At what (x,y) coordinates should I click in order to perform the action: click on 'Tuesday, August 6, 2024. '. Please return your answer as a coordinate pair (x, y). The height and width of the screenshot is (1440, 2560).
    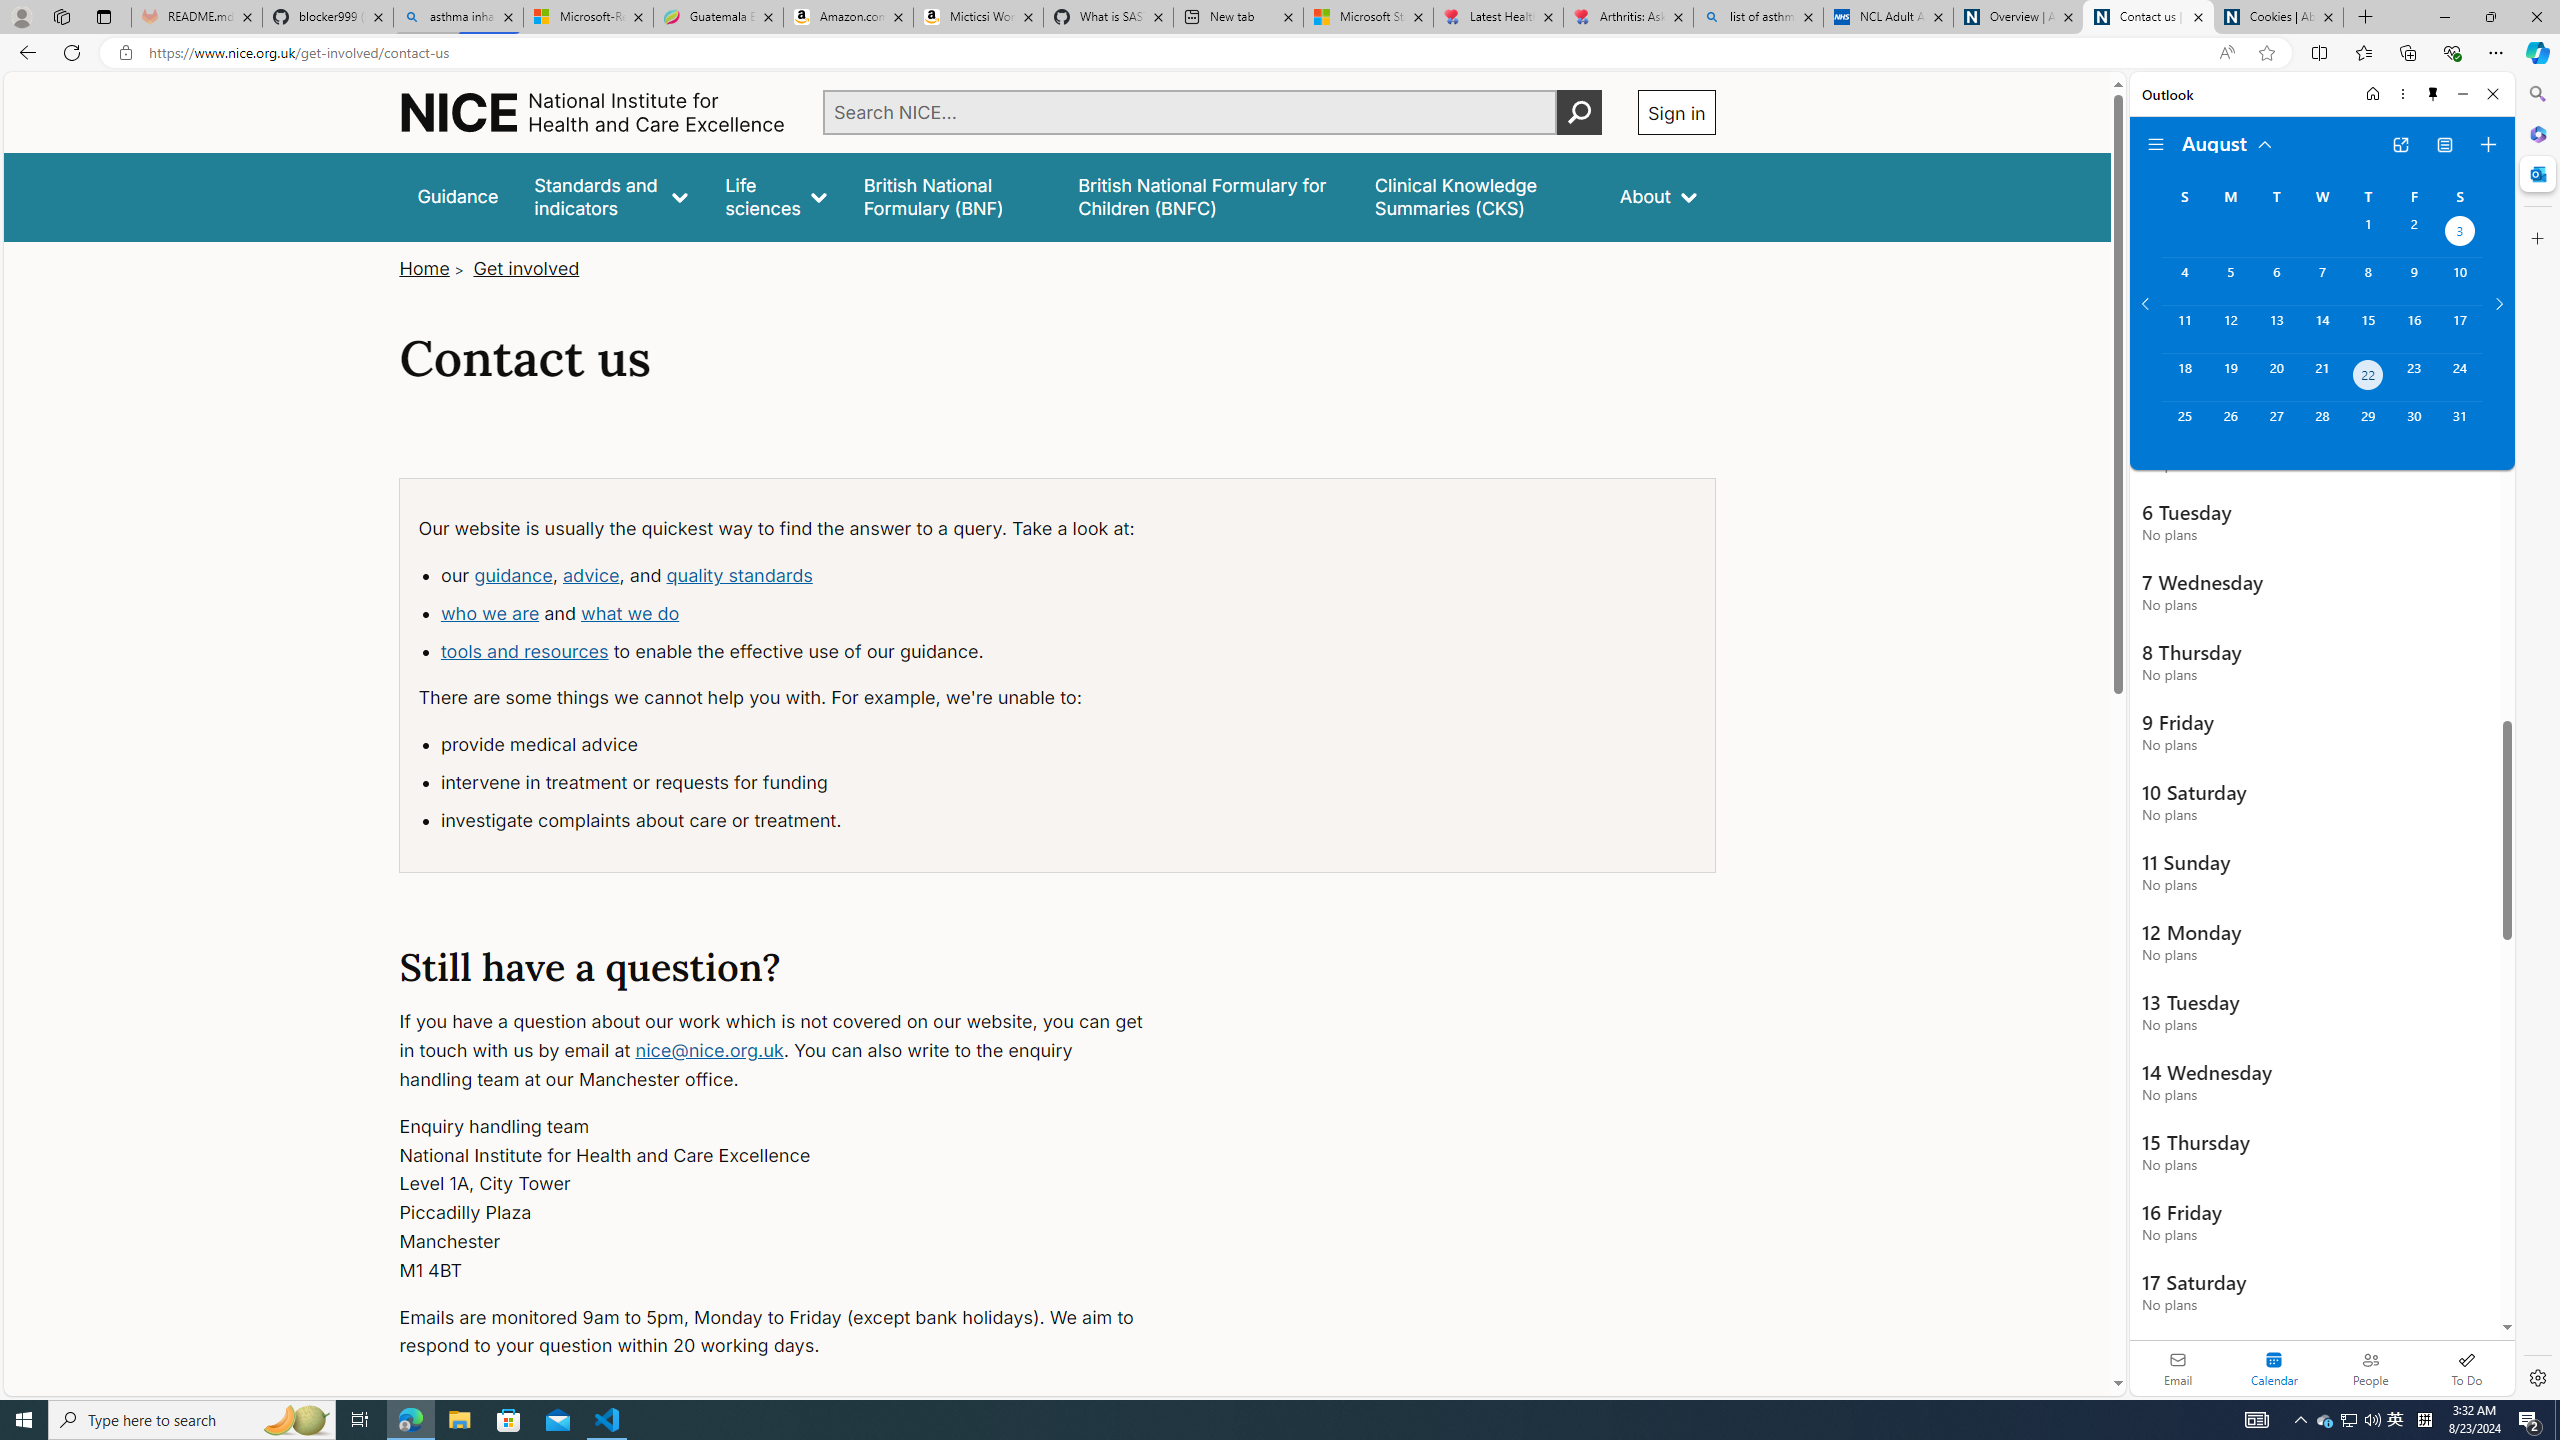
    Looking at the image, I should click on (2274, 280).